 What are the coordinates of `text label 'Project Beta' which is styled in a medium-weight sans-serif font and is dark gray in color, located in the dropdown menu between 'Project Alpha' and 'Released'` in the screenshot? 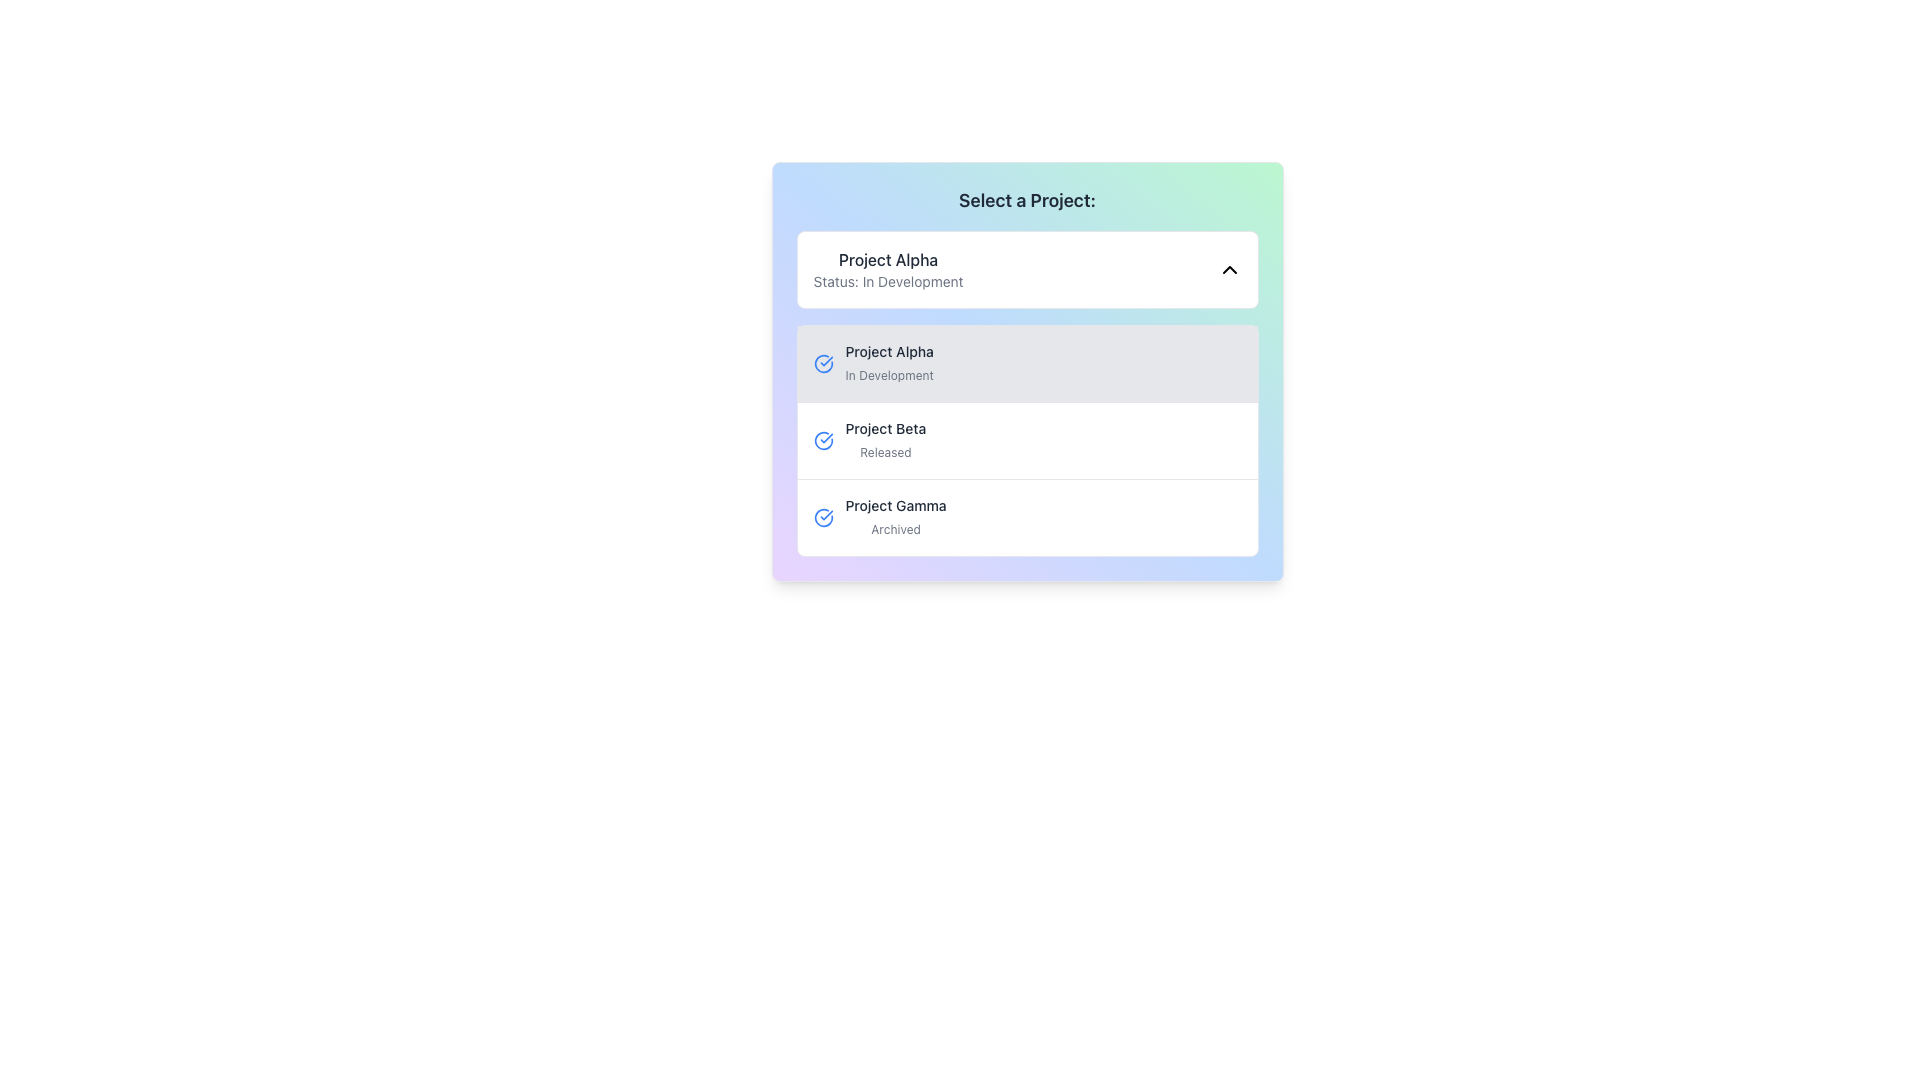 It's located at (884, 427).